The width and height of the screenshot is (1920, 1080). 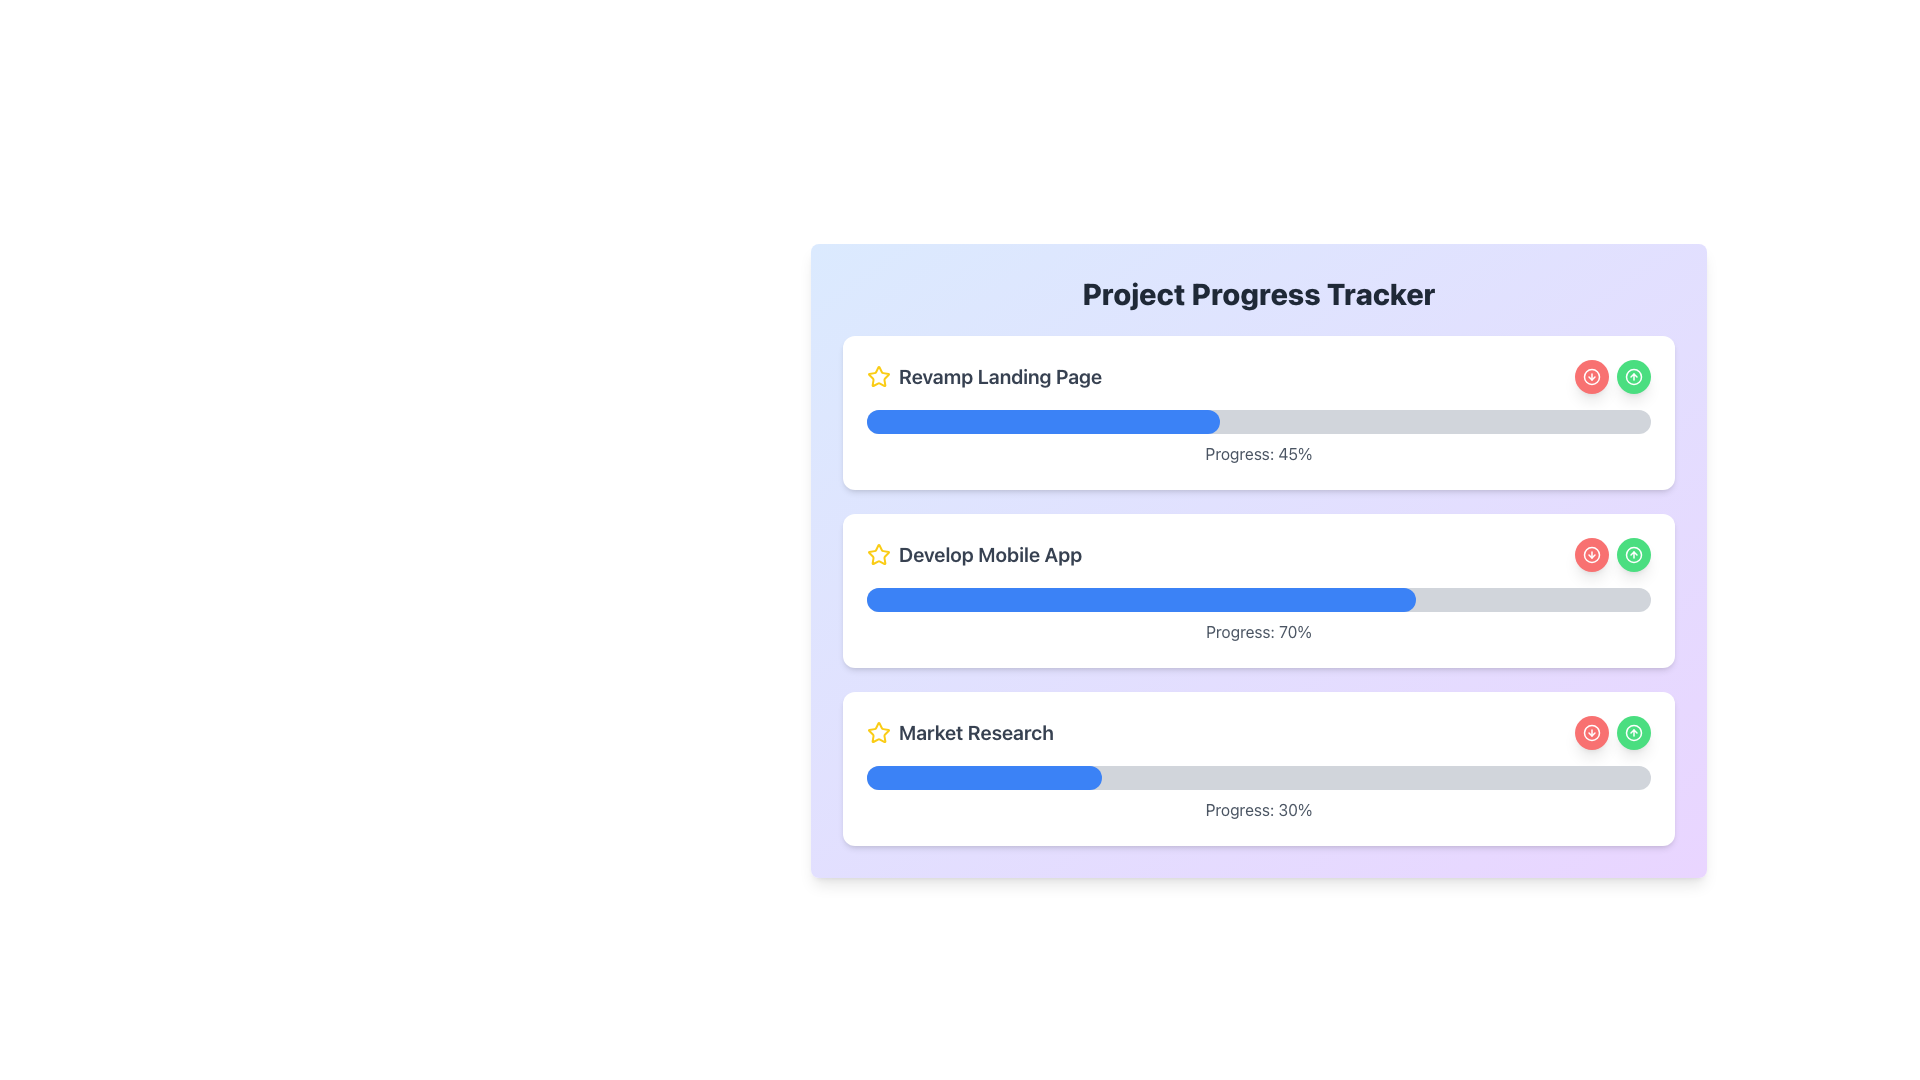 I want to click on the circular graphical component situated within the upward pointing arrow icon in the progress tracking interface for the 'Develop Mobile App' project, so click(x=1633, y=555).